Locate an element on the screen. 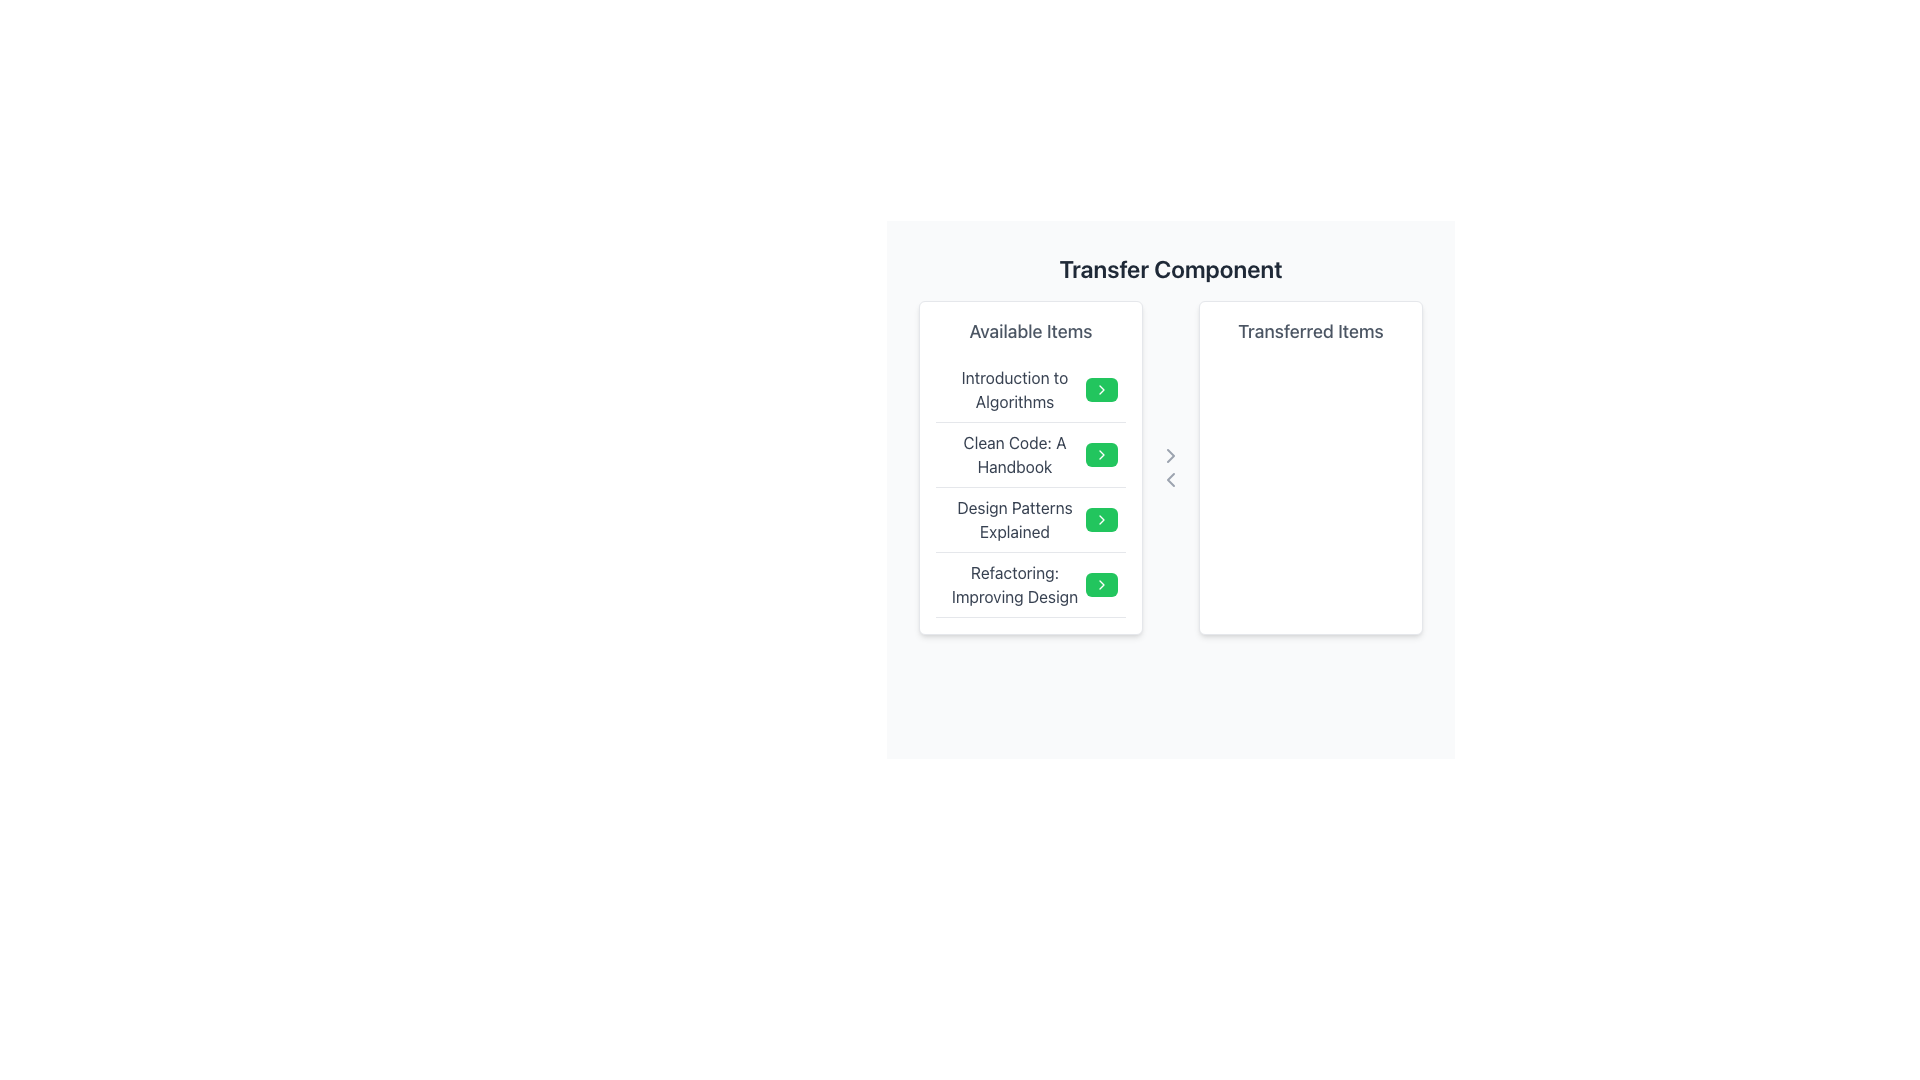  text of the second selectable item in the 'Available Items' list, which is positioned below 'Introduction to Algorithms' and above 'Design Patterns Explained' is located at coordinates (1014, 455).